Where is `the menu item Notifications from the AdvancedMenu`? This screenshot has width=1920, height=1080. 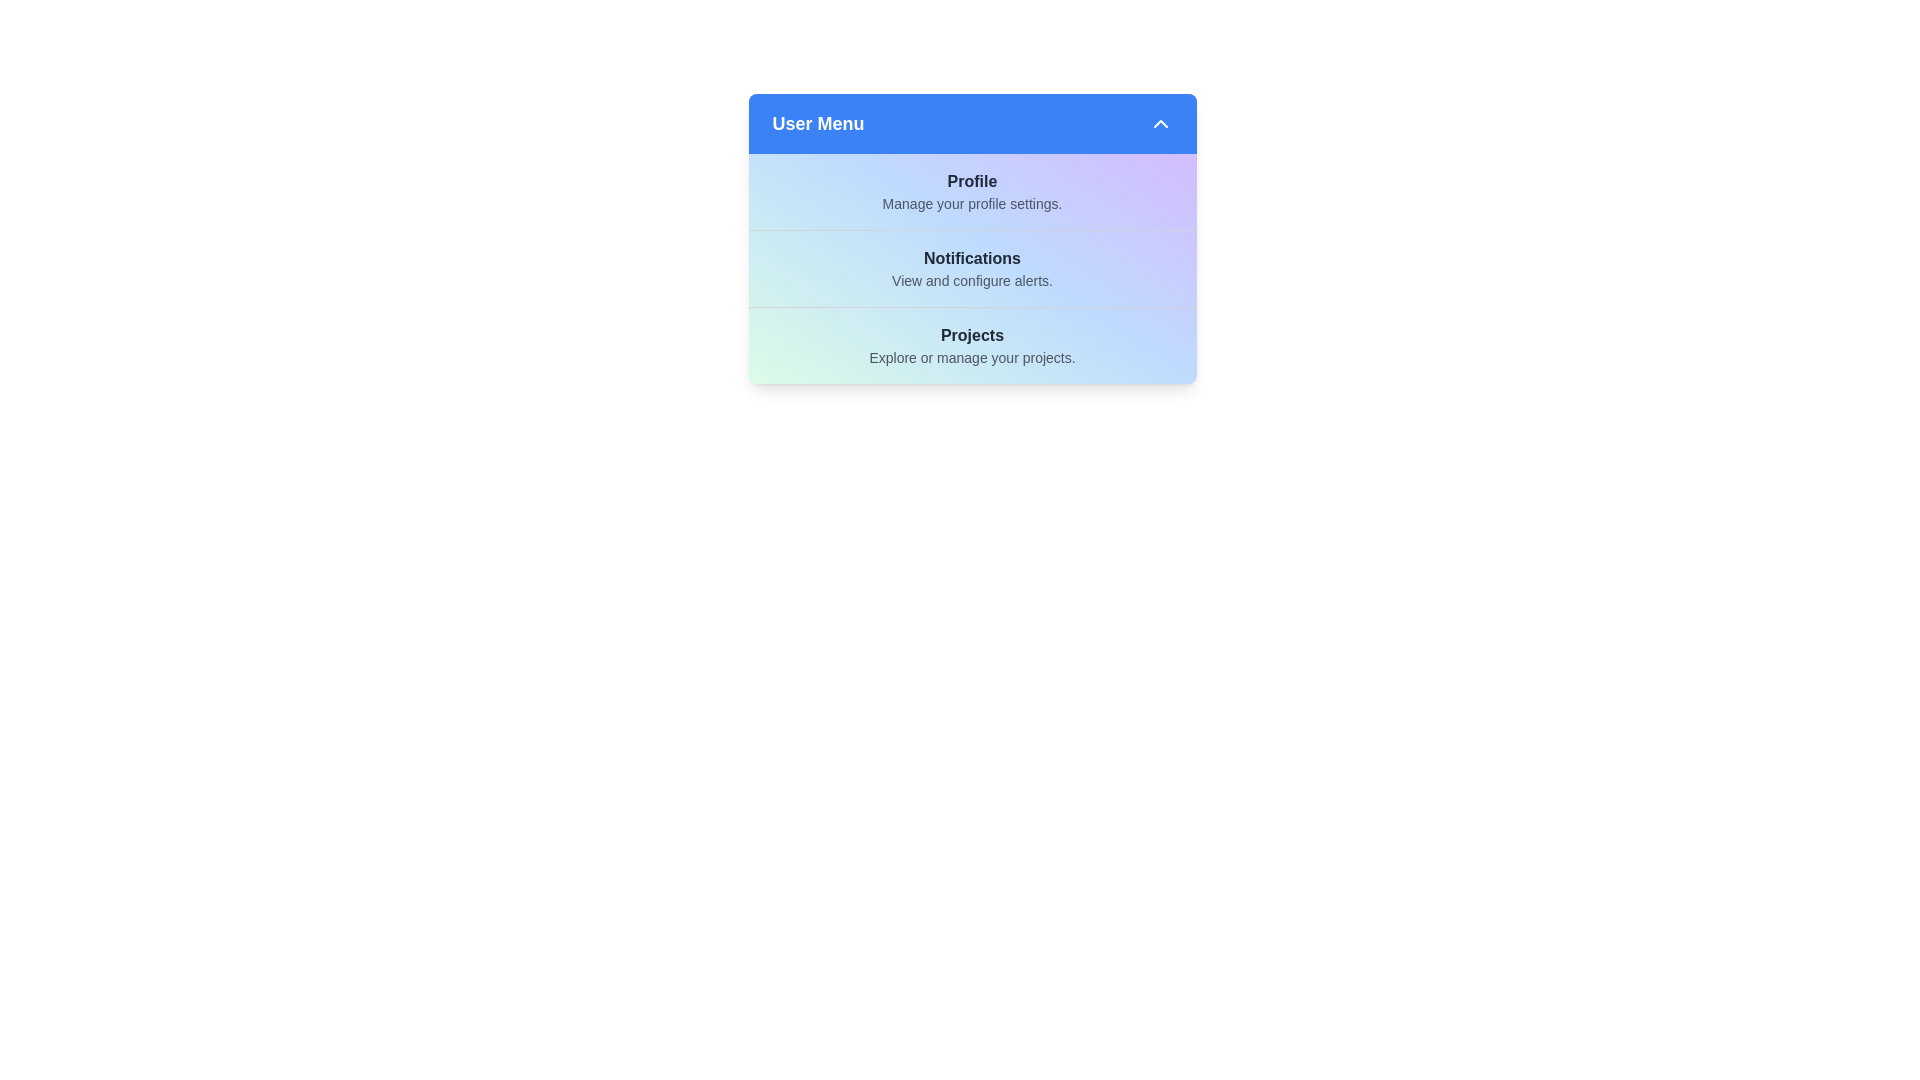 the menu item Notifications from the AdvancedMenu is located at coordinates (972, 267).